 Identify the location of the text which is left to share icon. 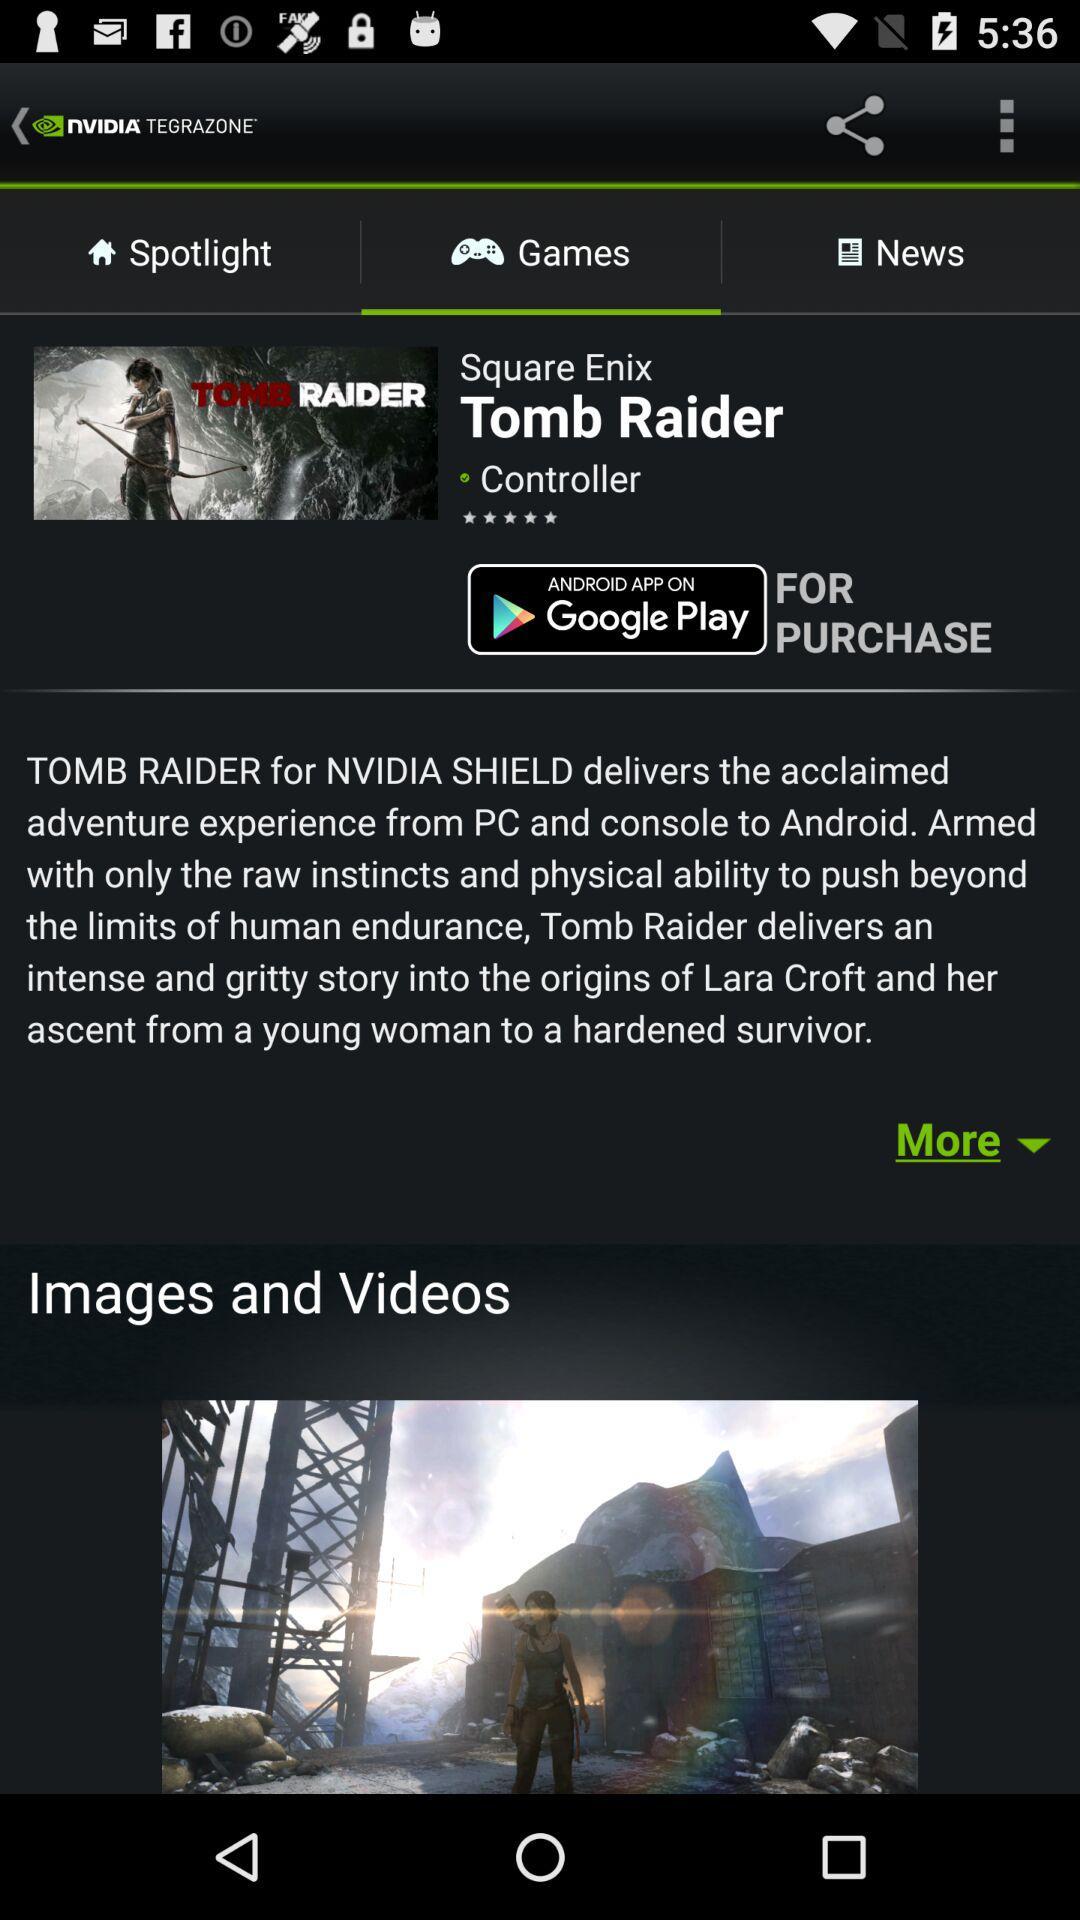
(143, 124).